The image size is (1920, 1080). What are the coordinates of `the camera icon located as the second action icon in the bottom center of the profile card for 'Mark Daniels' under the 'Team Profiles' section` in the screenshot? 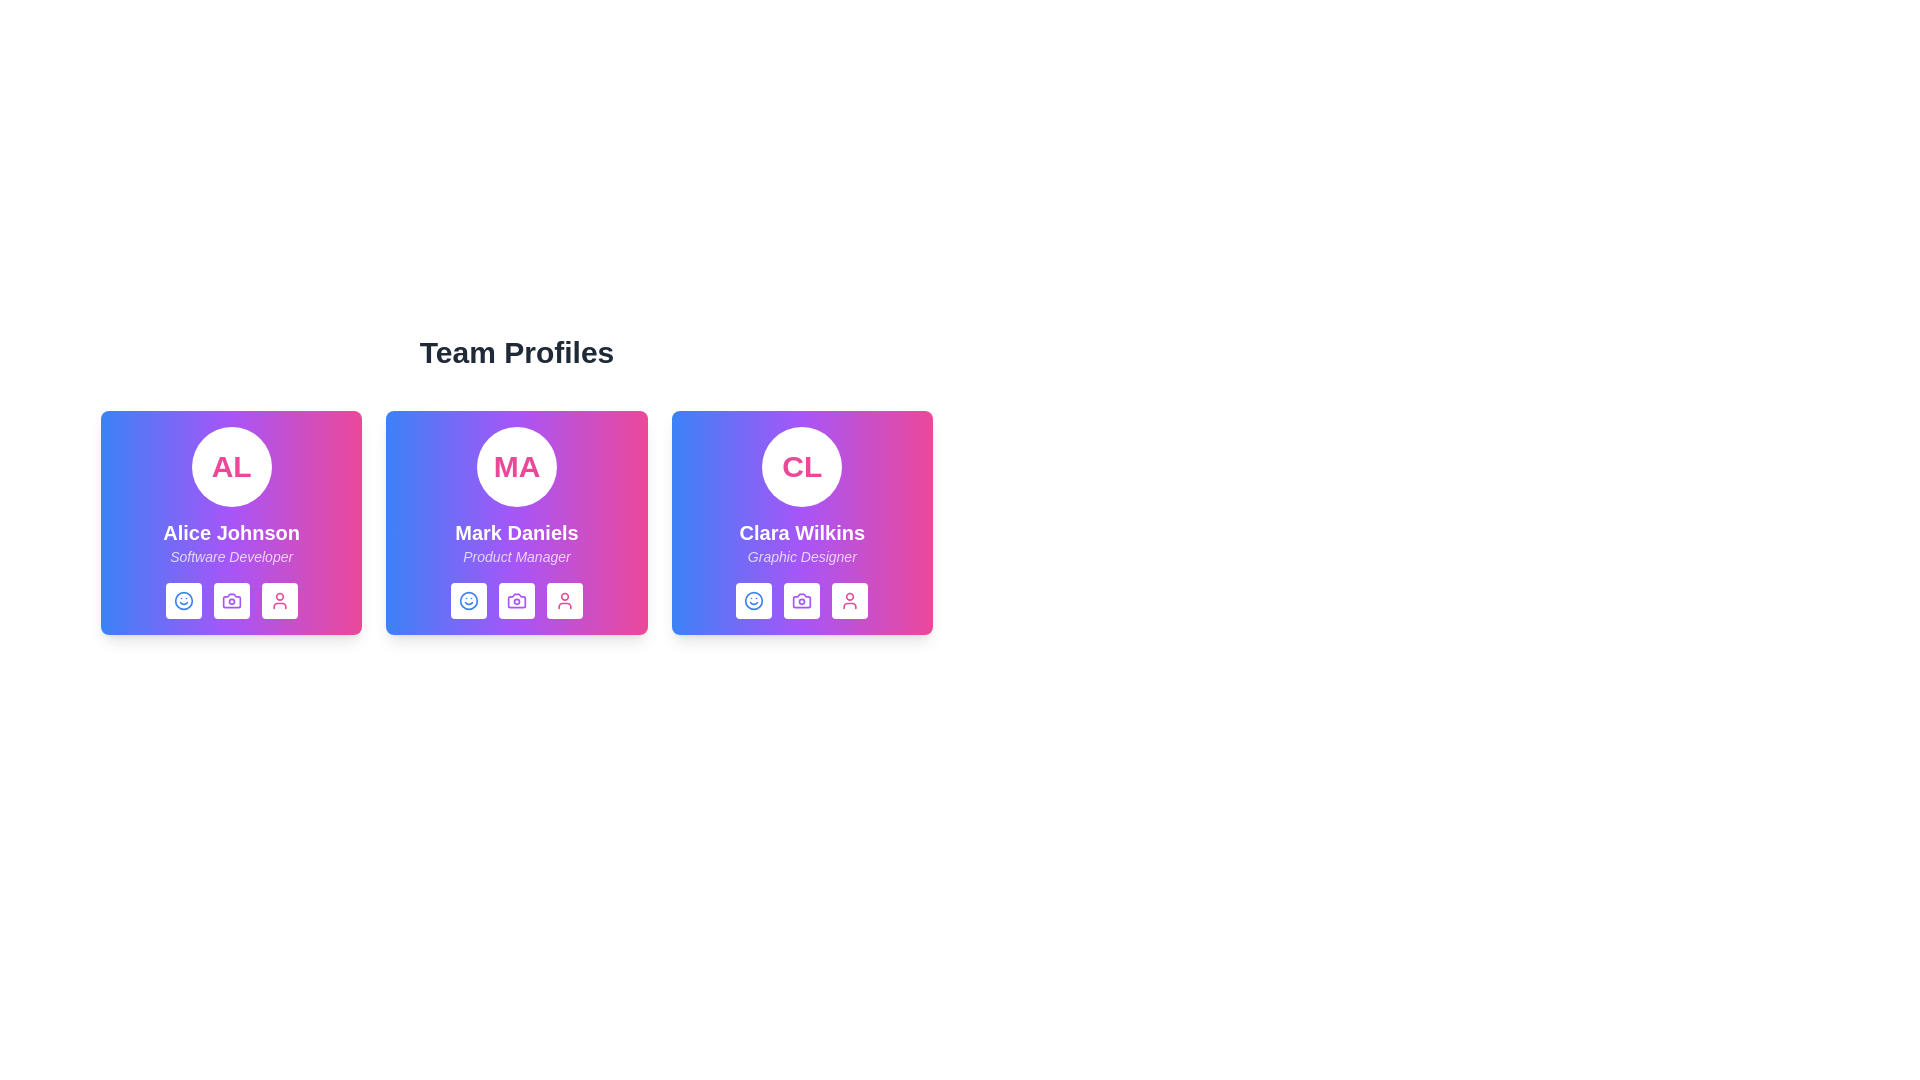 It's located at (517, 600).